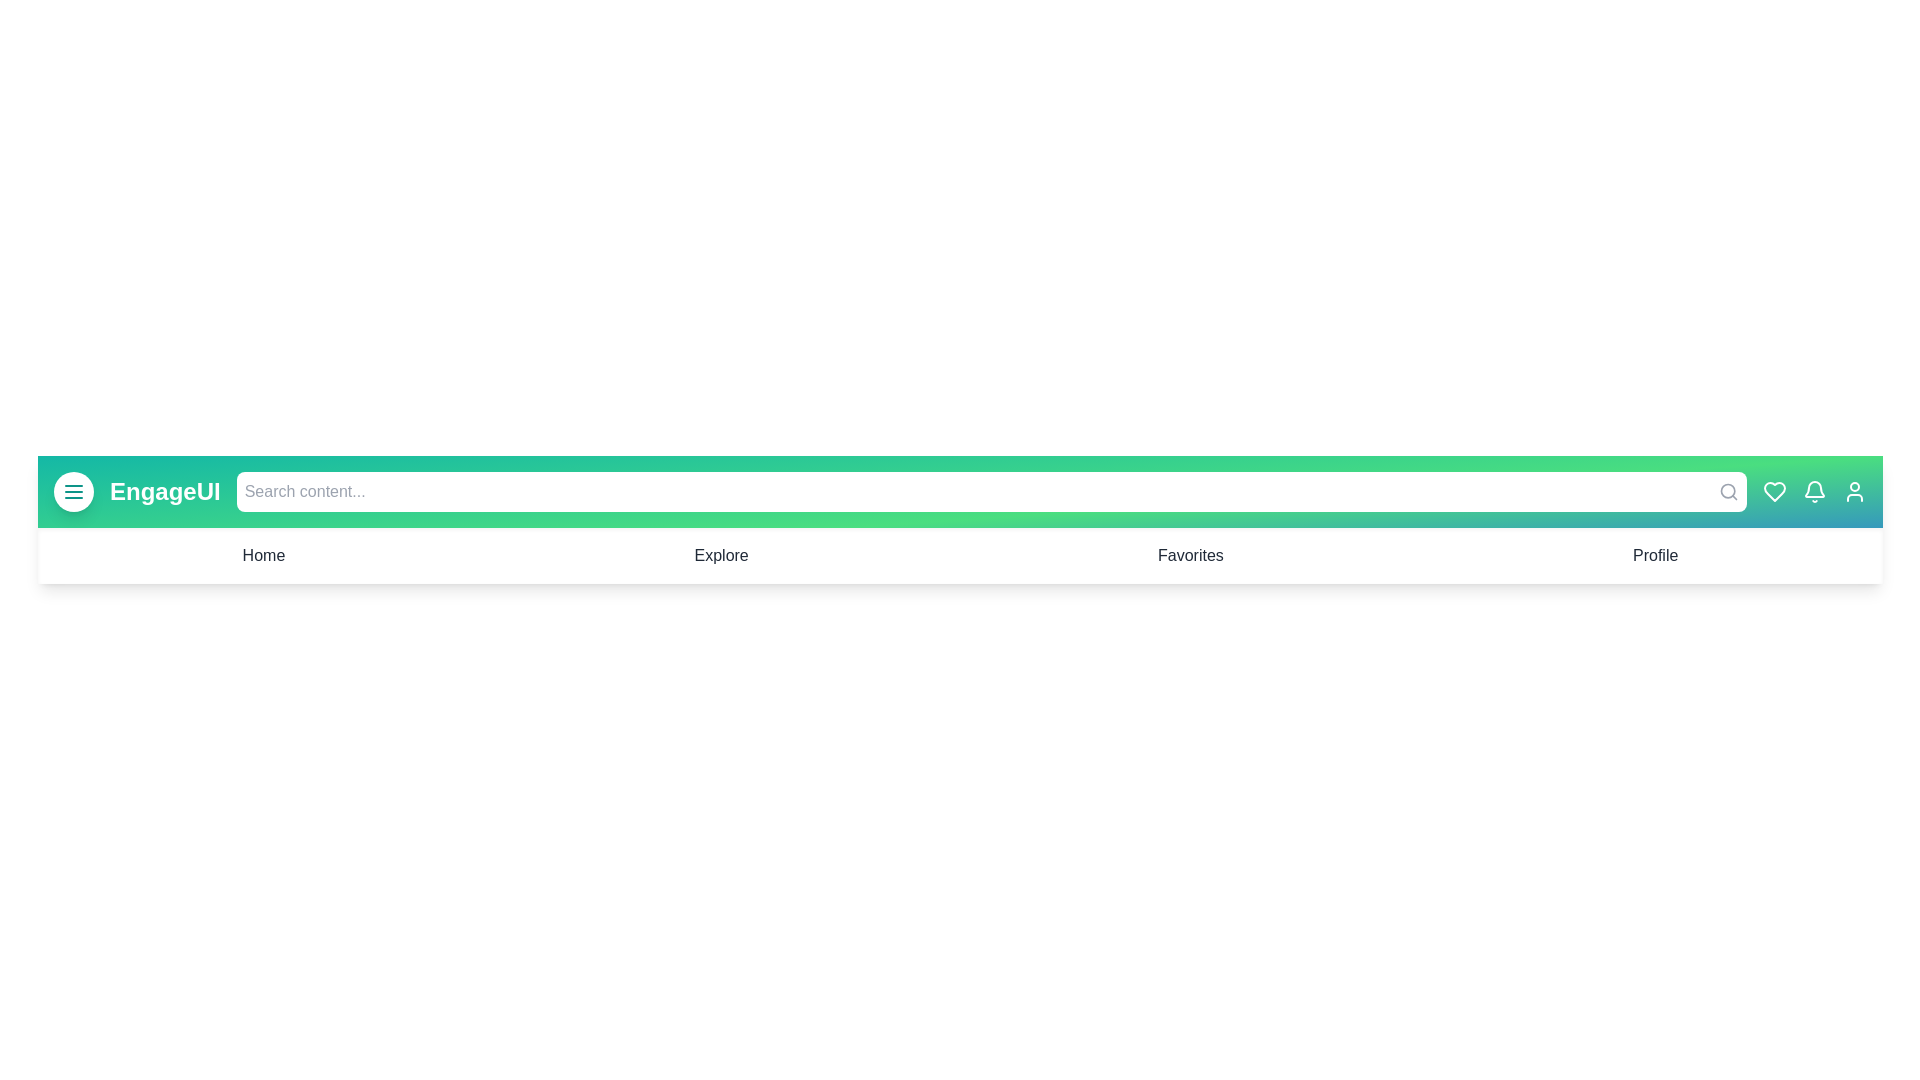 The width and height of the screenshot is (1920, 1080). I want to click on the search bar and type 'example query', so click(990, 492).